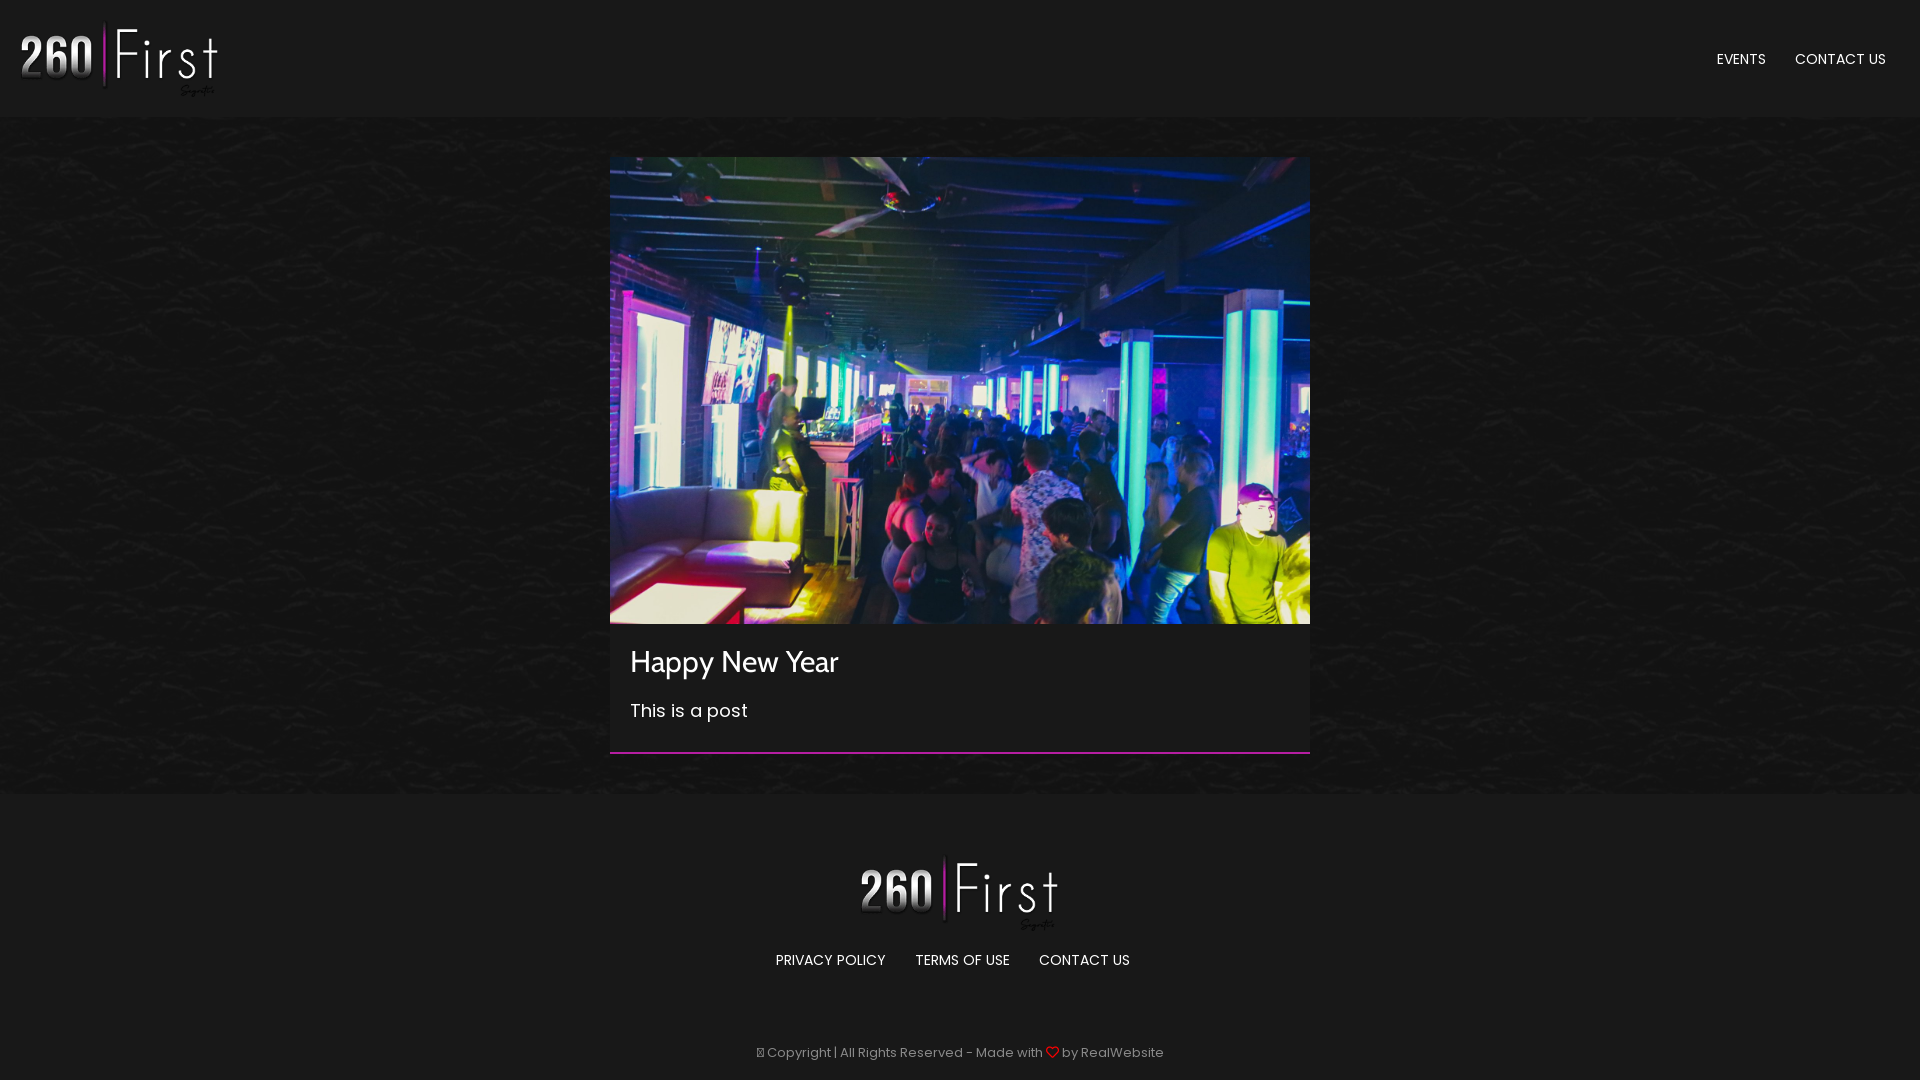 The width and height of the screenshot is (1920, 1080). I want to click on 'PRIVACY POLICY', so click(830, 959).